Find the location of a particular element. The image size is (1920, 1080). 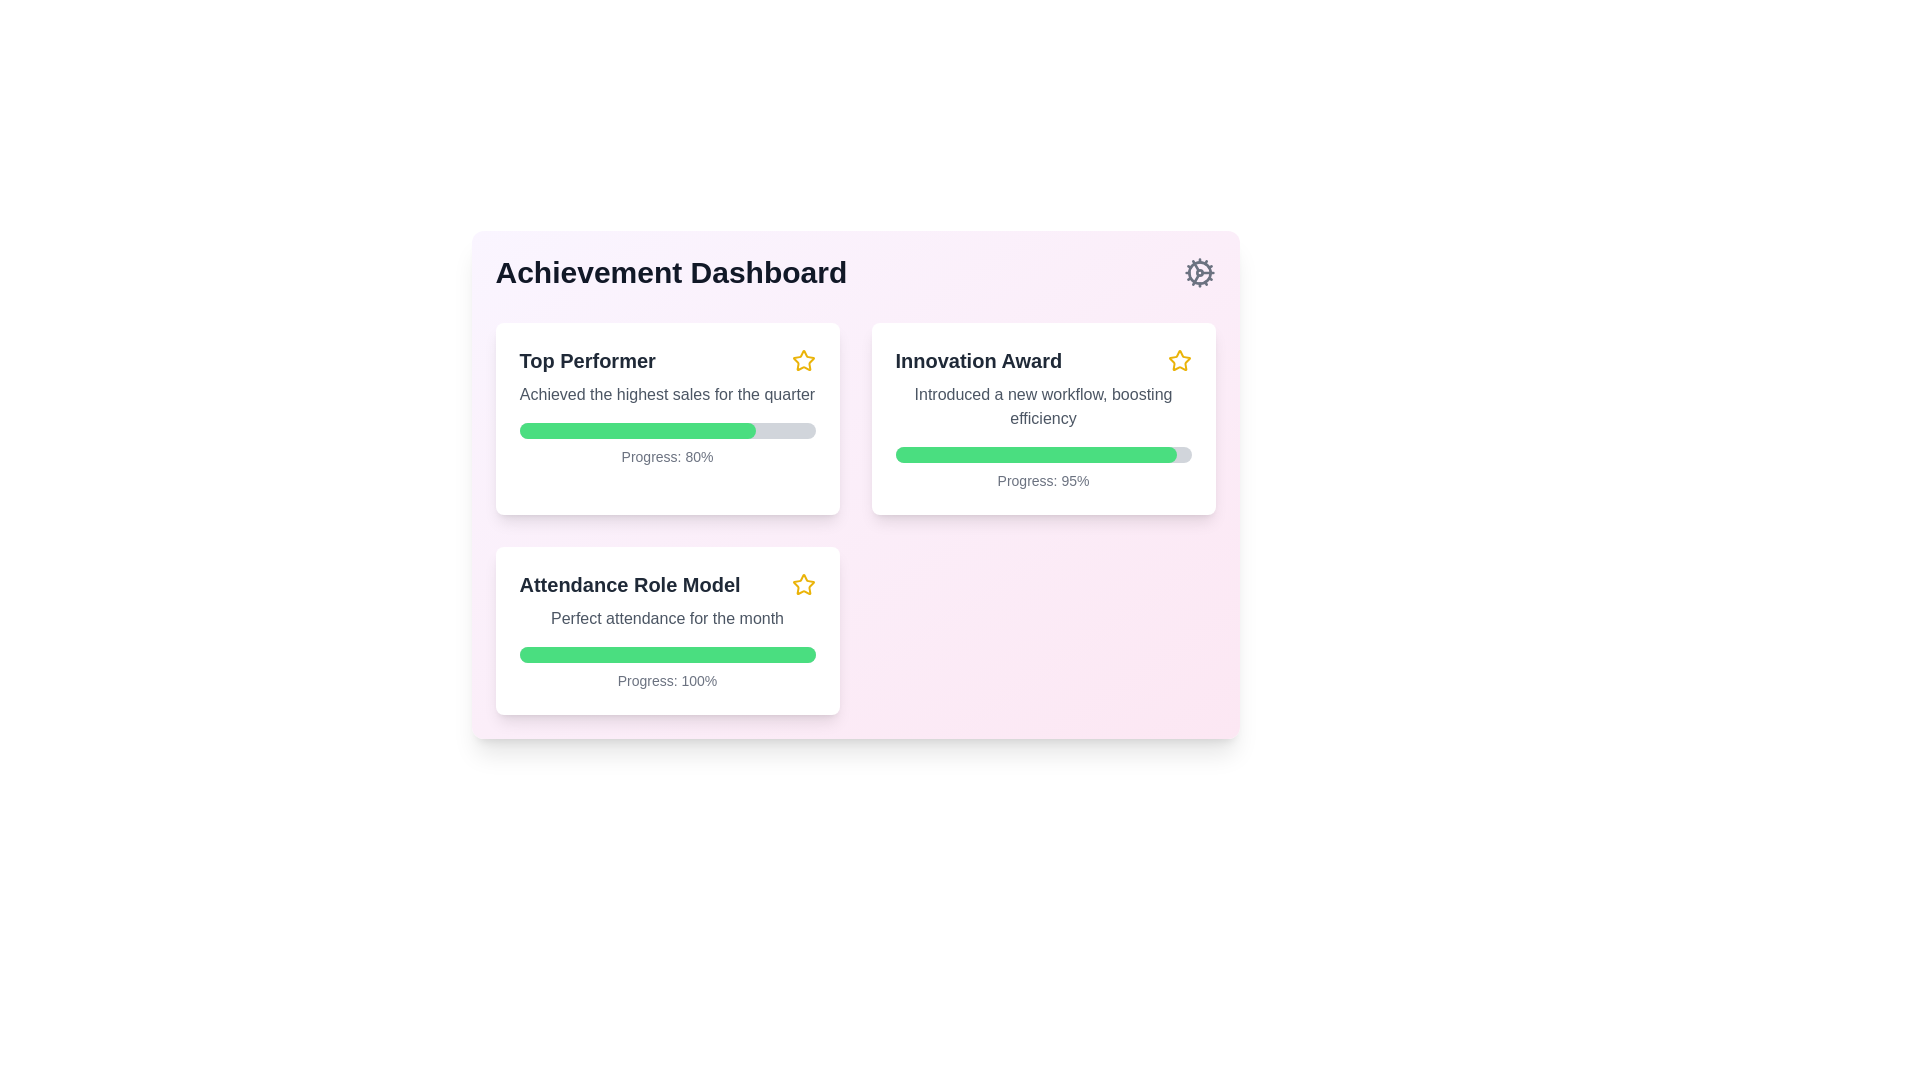

the filled section of the Progress bar representing 80% completion for the 'Top Performer' metric, located within the 'Top Performer' card on the dashboard is located at coordinates (636, 430).